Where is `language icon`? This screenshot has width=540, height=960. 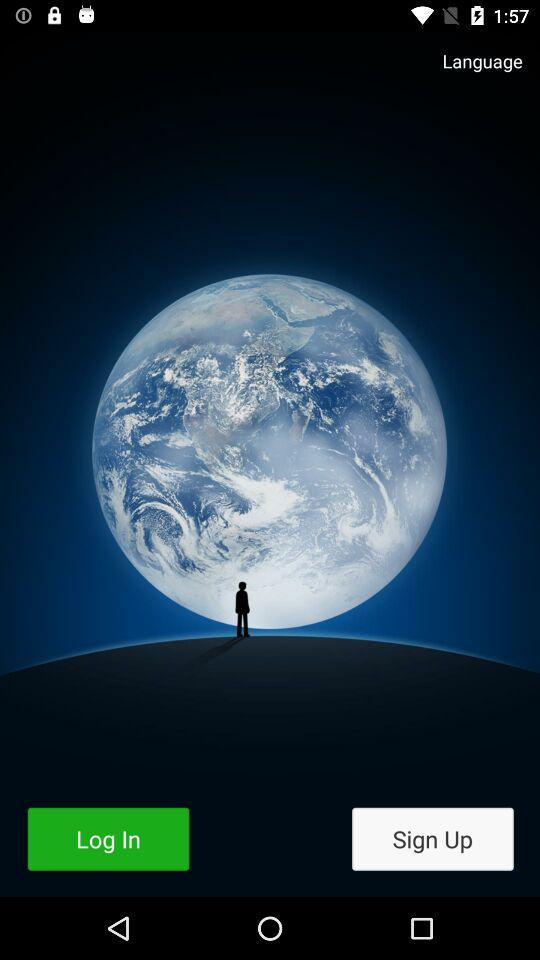 language icon is located at coordinates (472, 71).